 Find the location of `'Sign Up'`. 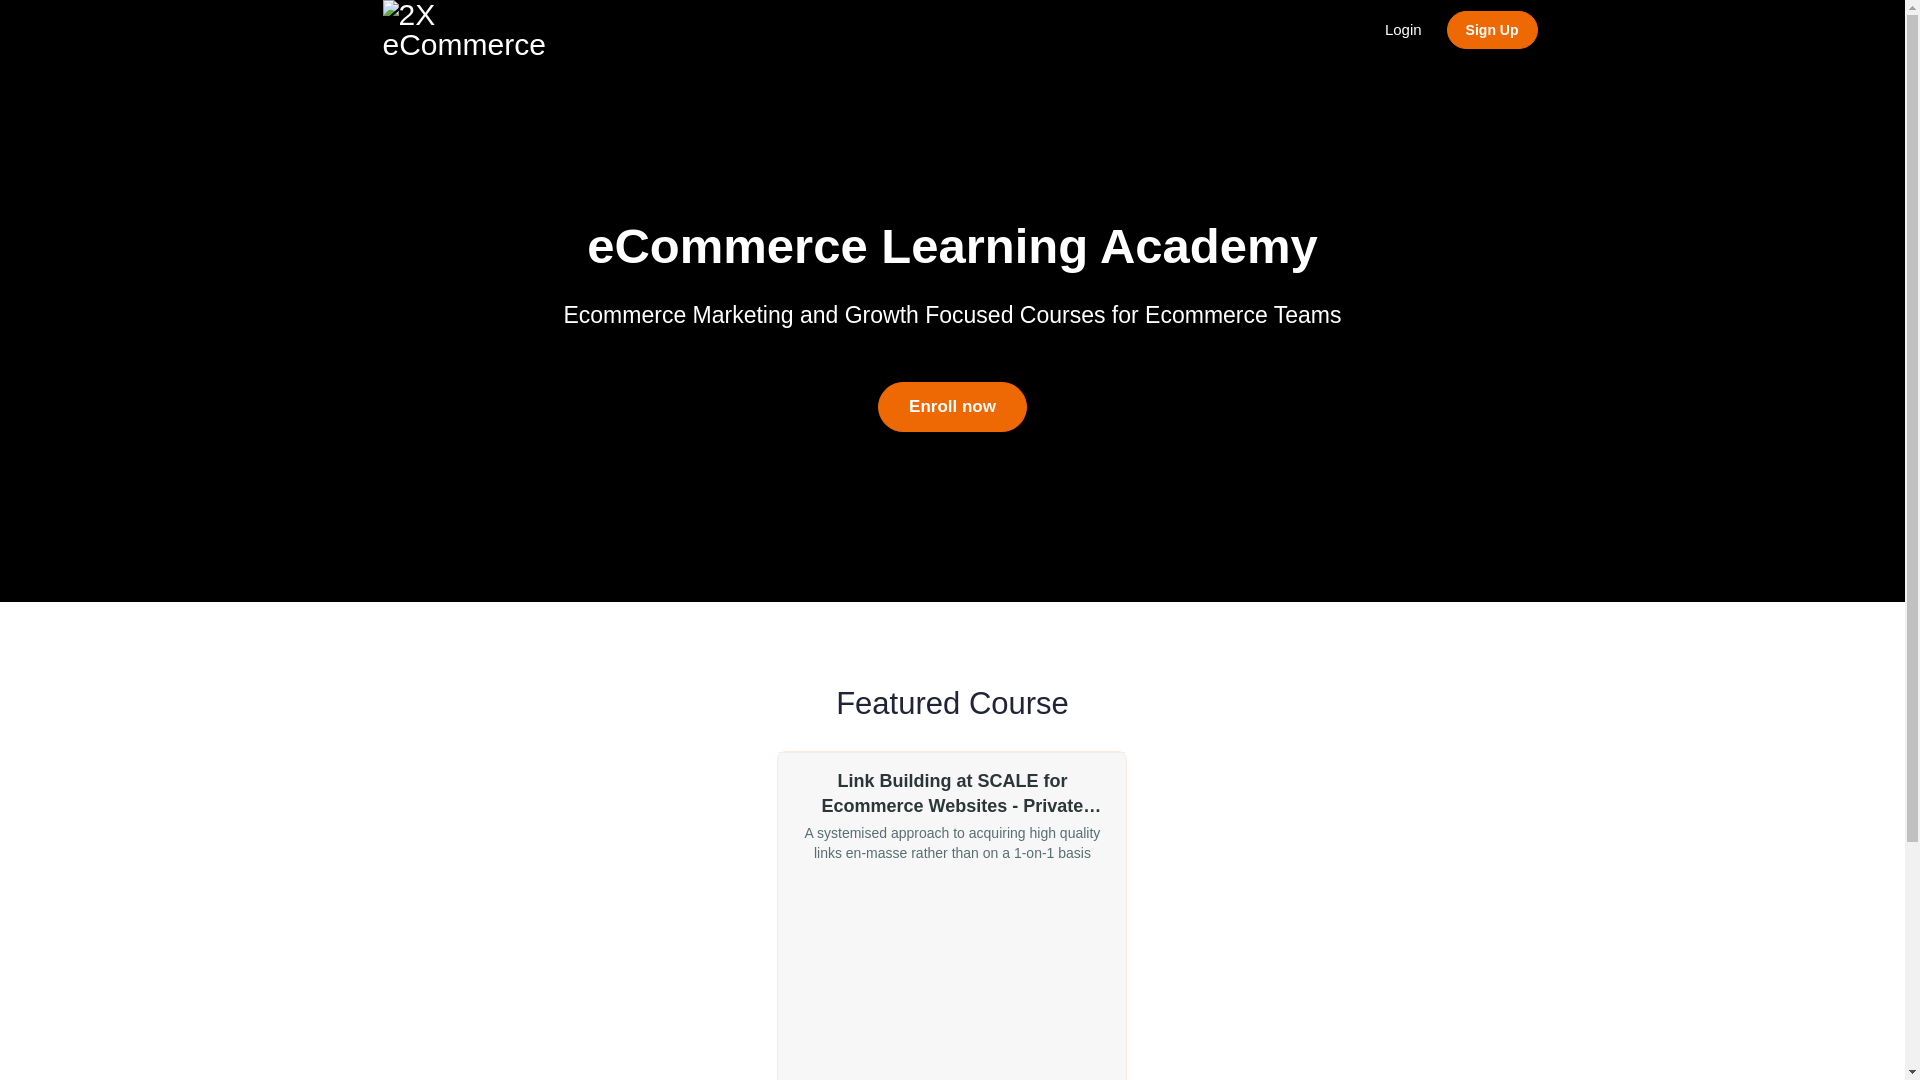

'Sign Up' is located at coordinates (1492, 30).